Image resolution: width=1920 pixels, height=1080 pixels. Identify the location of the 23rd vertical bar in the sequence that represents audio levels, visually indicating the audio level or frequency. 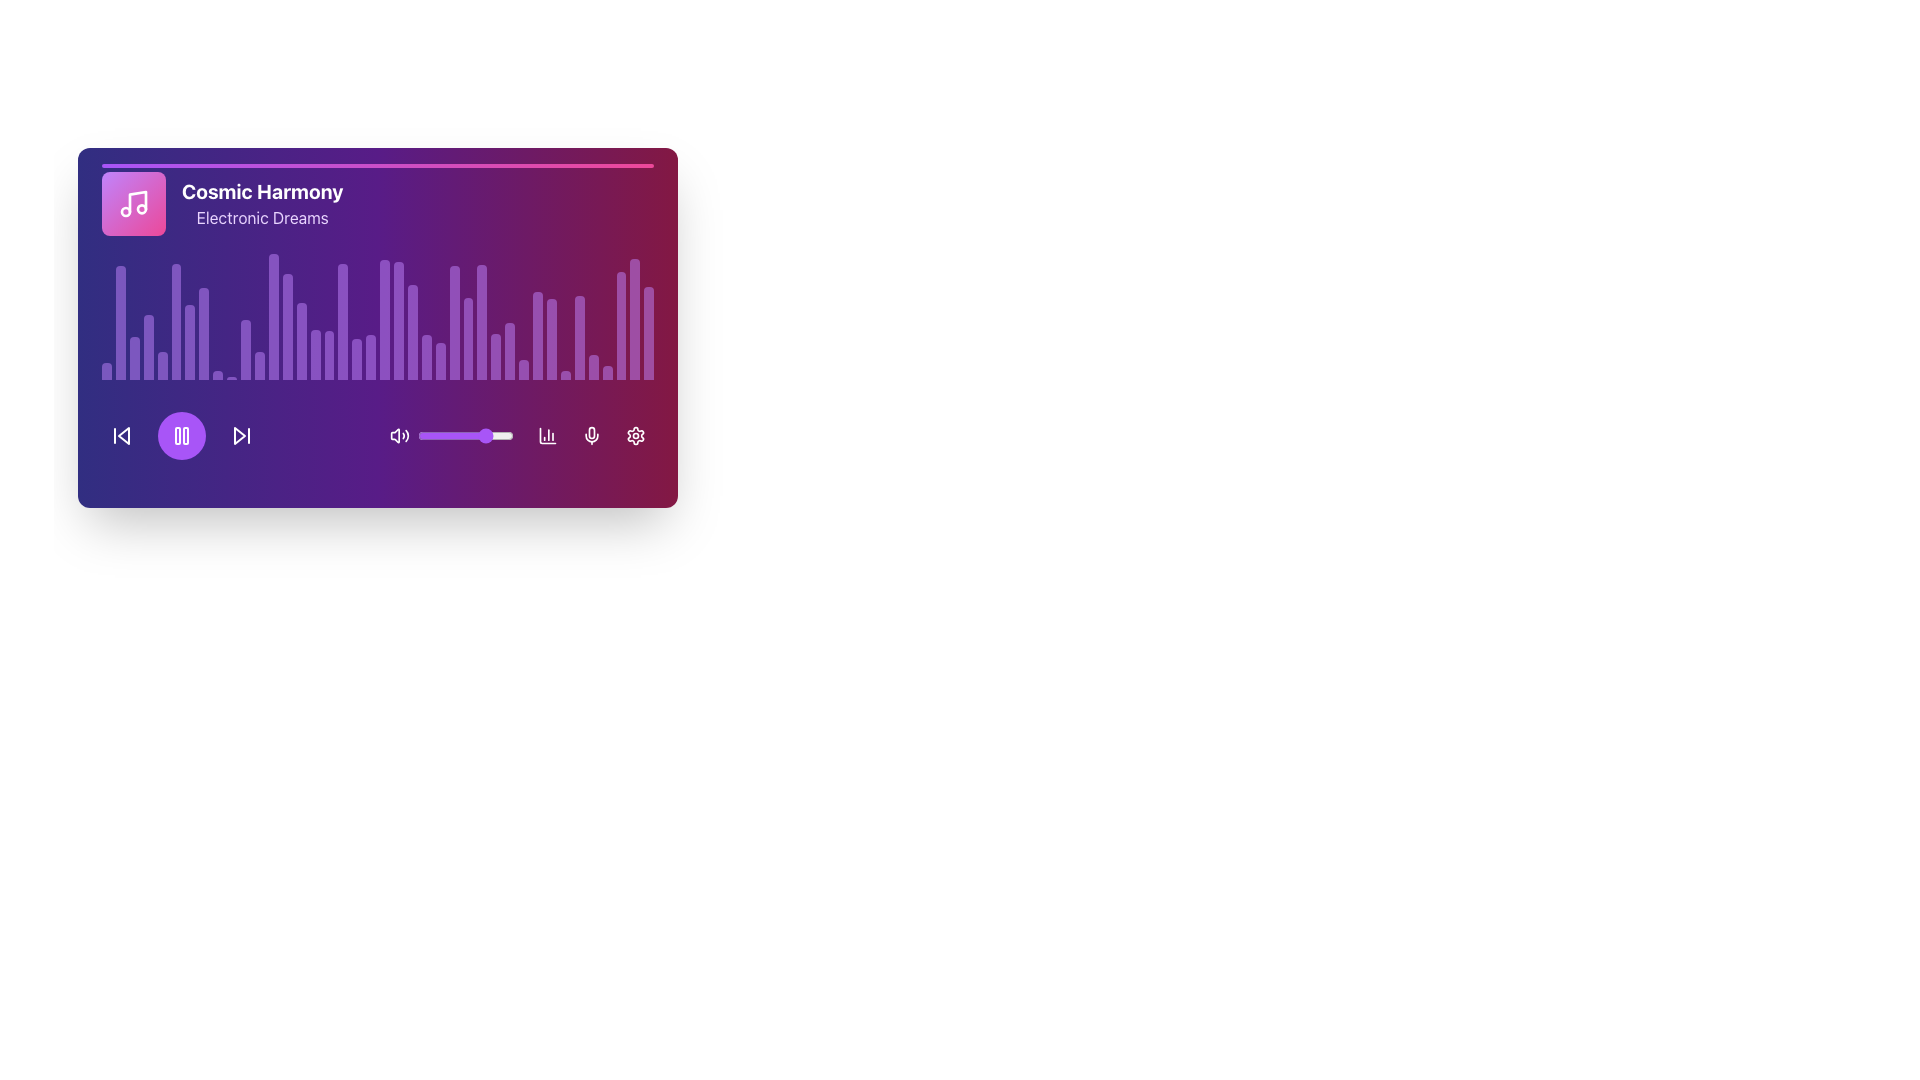
(411, 331).